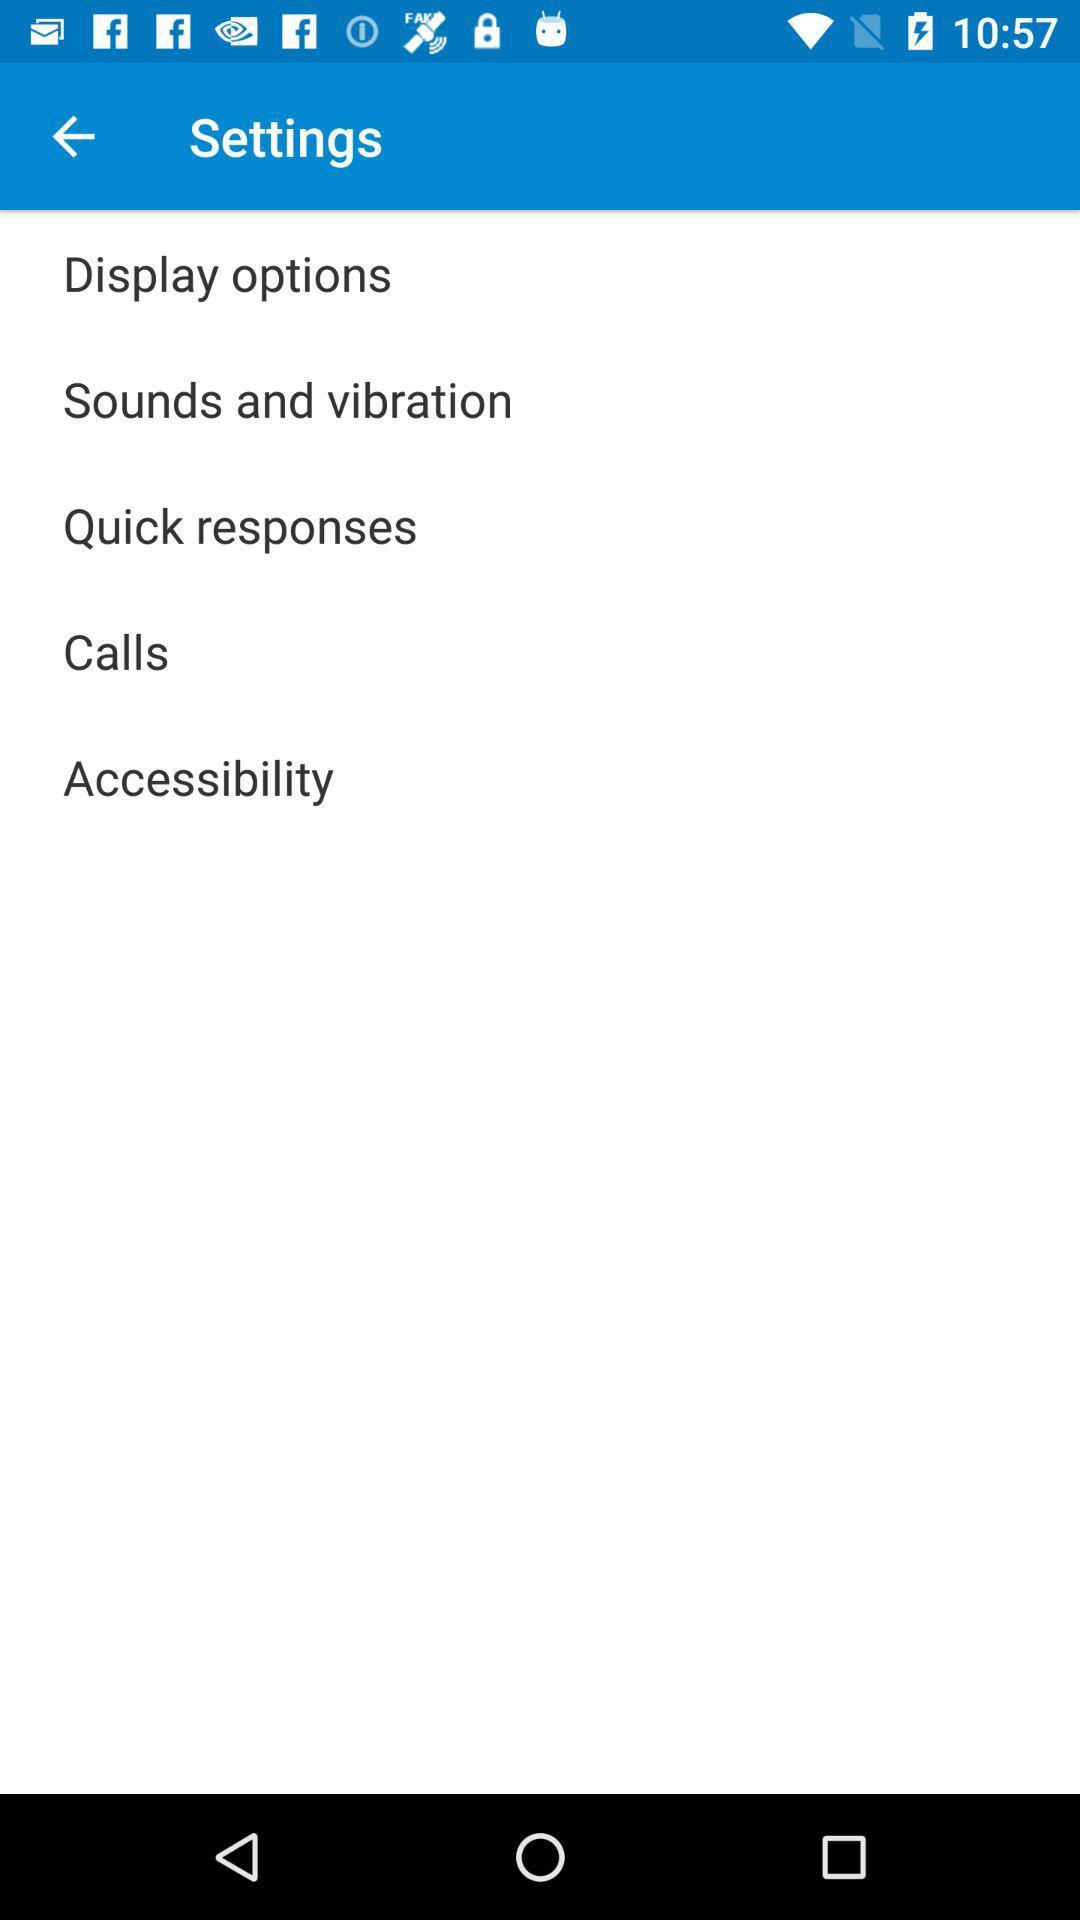 The width and height of the screenshot is (1080, 1920). Describe the element at coordinates (288, 398) in the screenshot. I see `app below the display options icon` at that location.